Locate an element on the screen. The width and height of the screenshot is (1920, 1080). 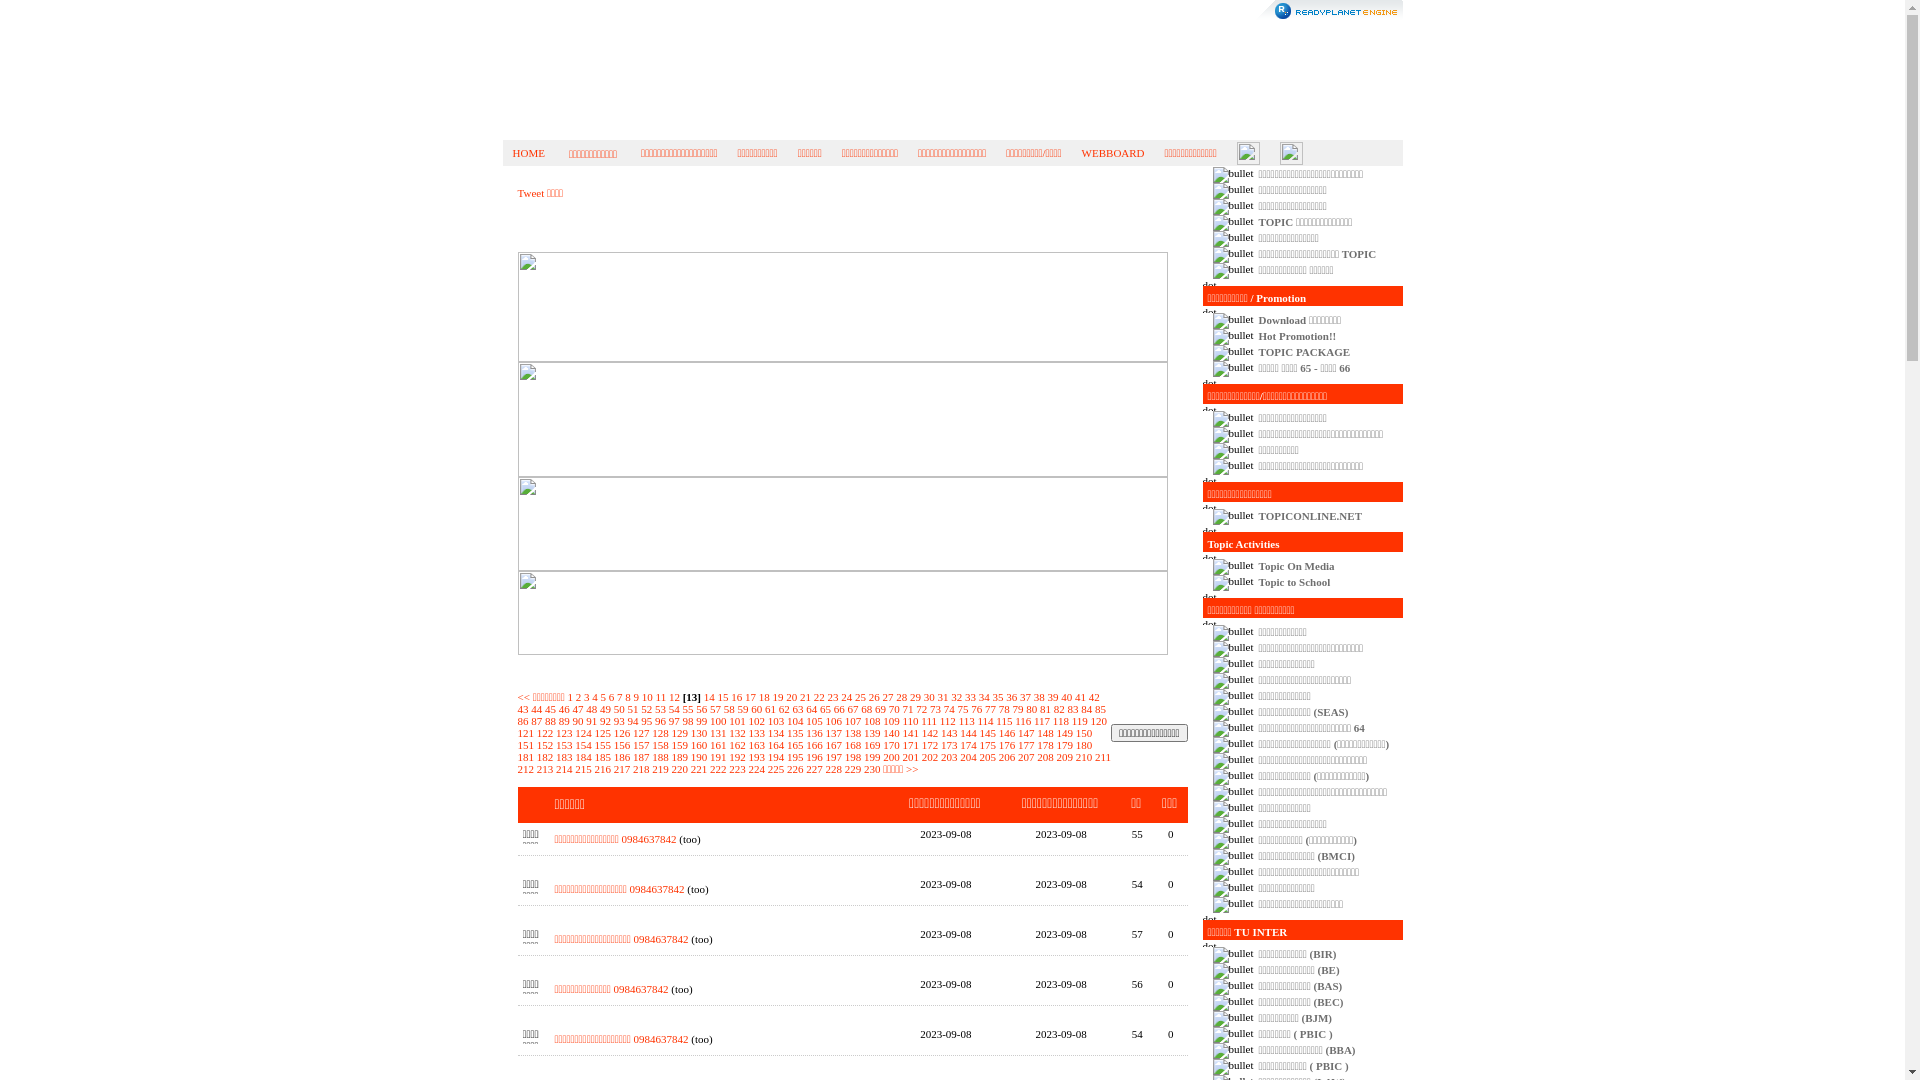
'227' is located at coordinates (814, 767).